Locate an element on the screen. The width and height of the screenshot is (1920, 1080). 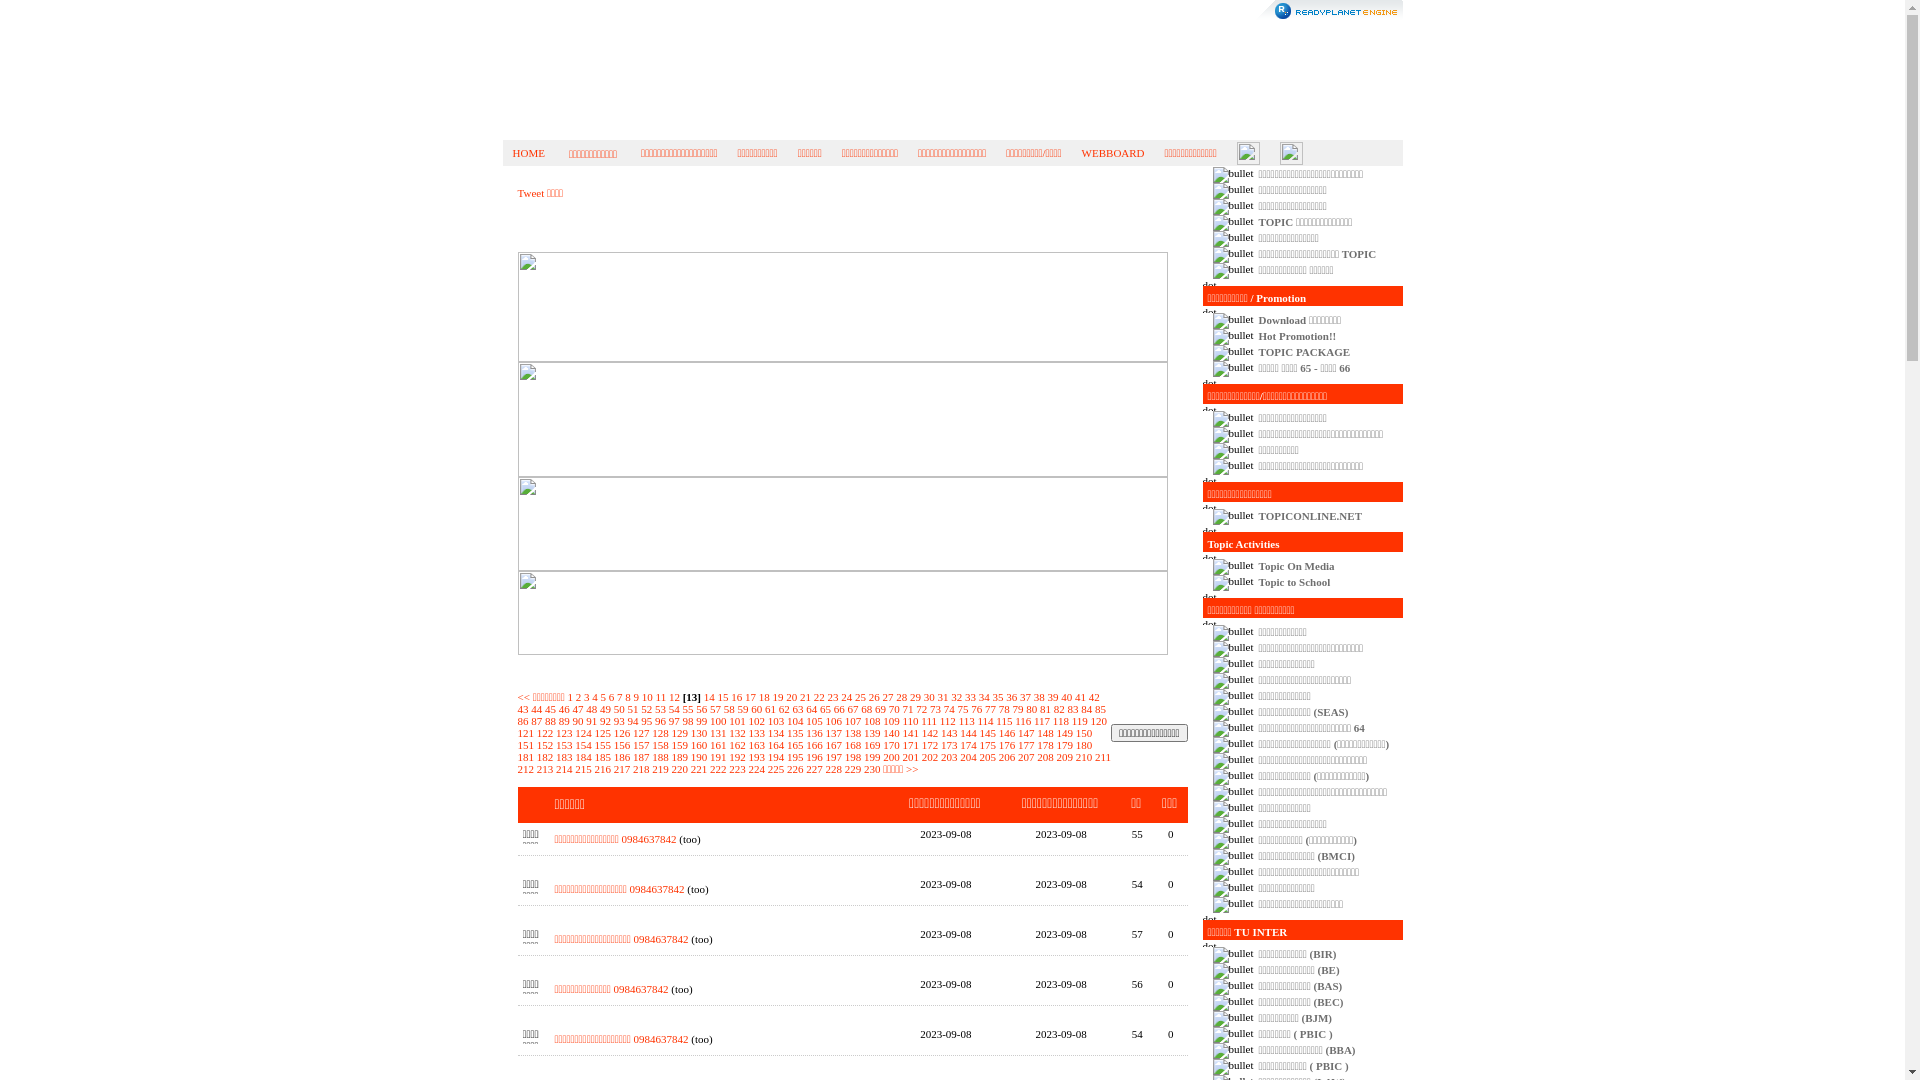
'227' is located at coordinates (814, 767).